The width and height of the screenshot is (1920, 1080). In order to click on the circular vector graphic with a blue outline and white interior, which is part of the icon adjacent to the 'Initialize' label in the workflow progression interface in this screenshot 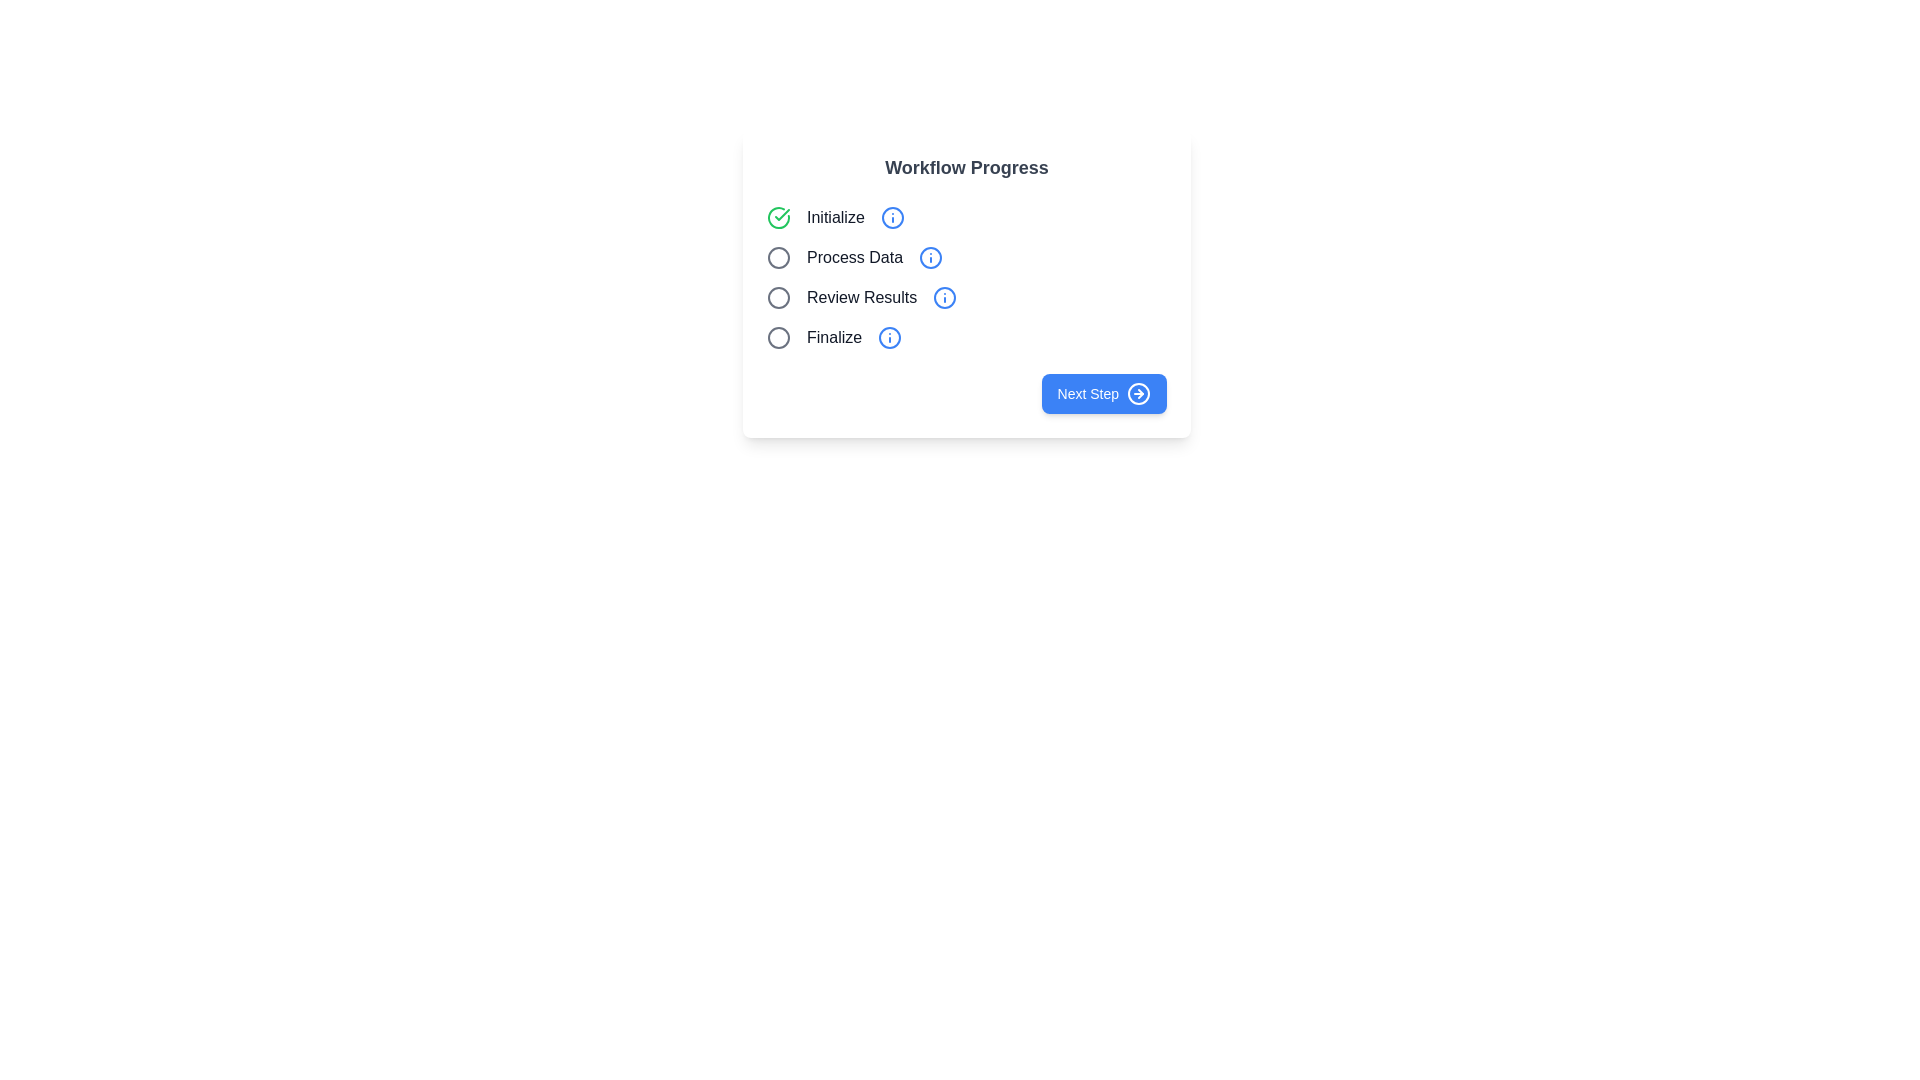, I will do `click(891, 218)`.